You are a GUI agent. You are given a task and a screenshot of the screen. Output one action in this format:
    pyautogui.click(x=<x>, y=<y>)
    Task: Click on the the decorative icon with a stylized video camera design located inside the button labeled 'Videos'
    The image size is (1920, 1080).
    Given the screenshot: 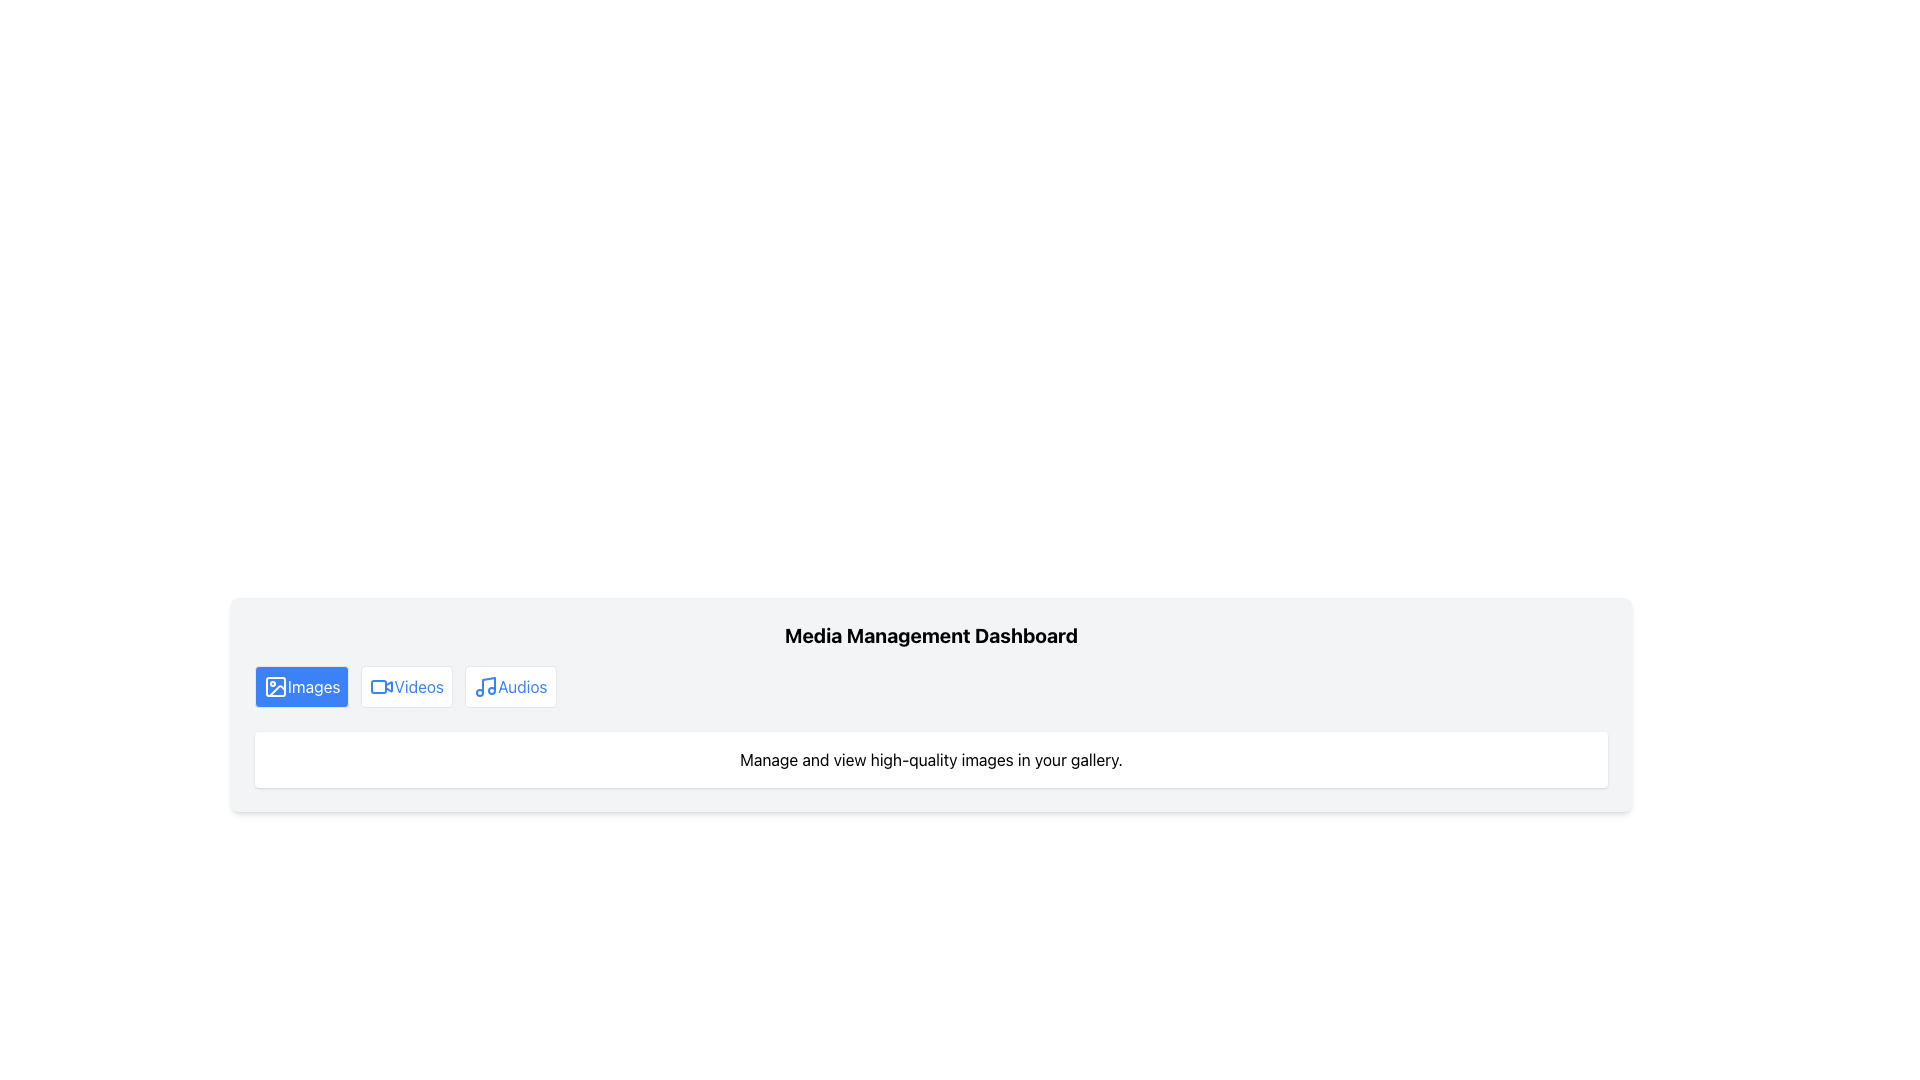 What is the action you would take?
    pyautogui.click(x=382, y=685)
    